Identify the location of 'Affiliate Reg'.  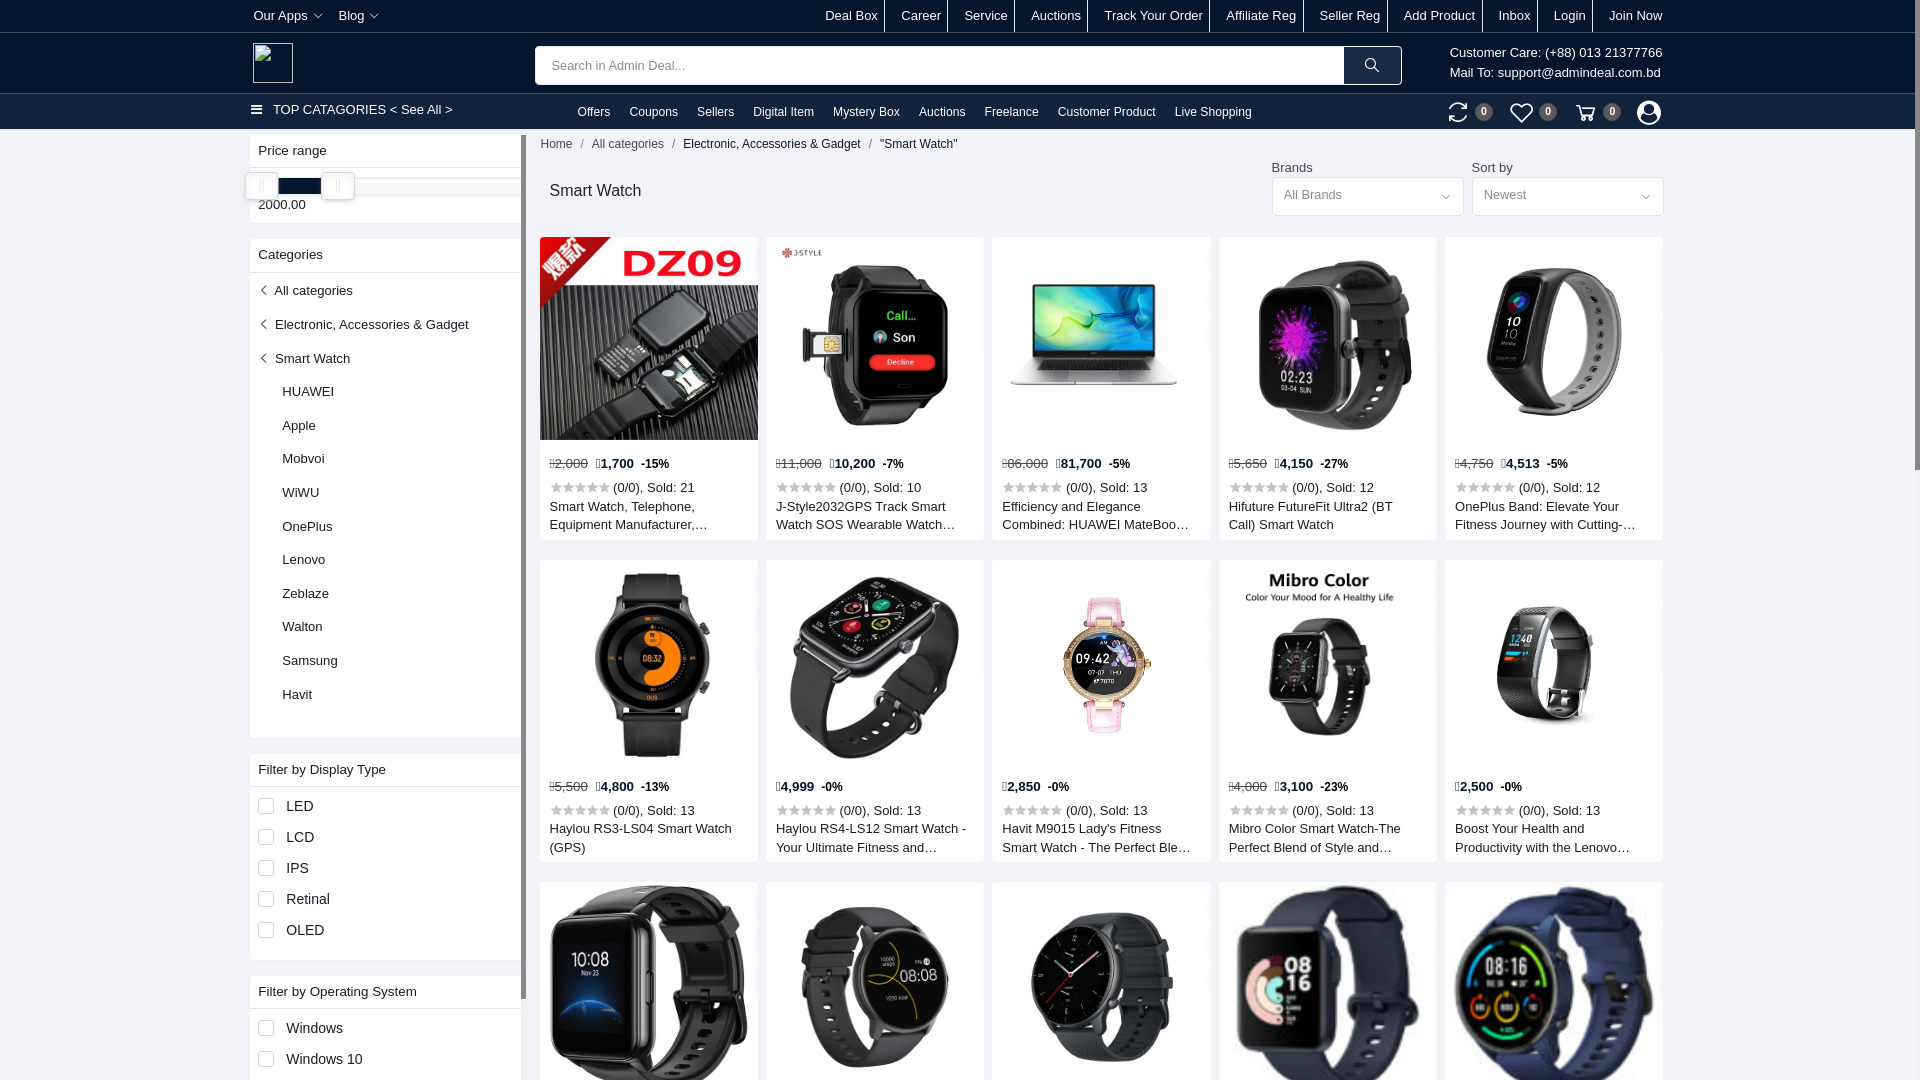
(1224, 15).